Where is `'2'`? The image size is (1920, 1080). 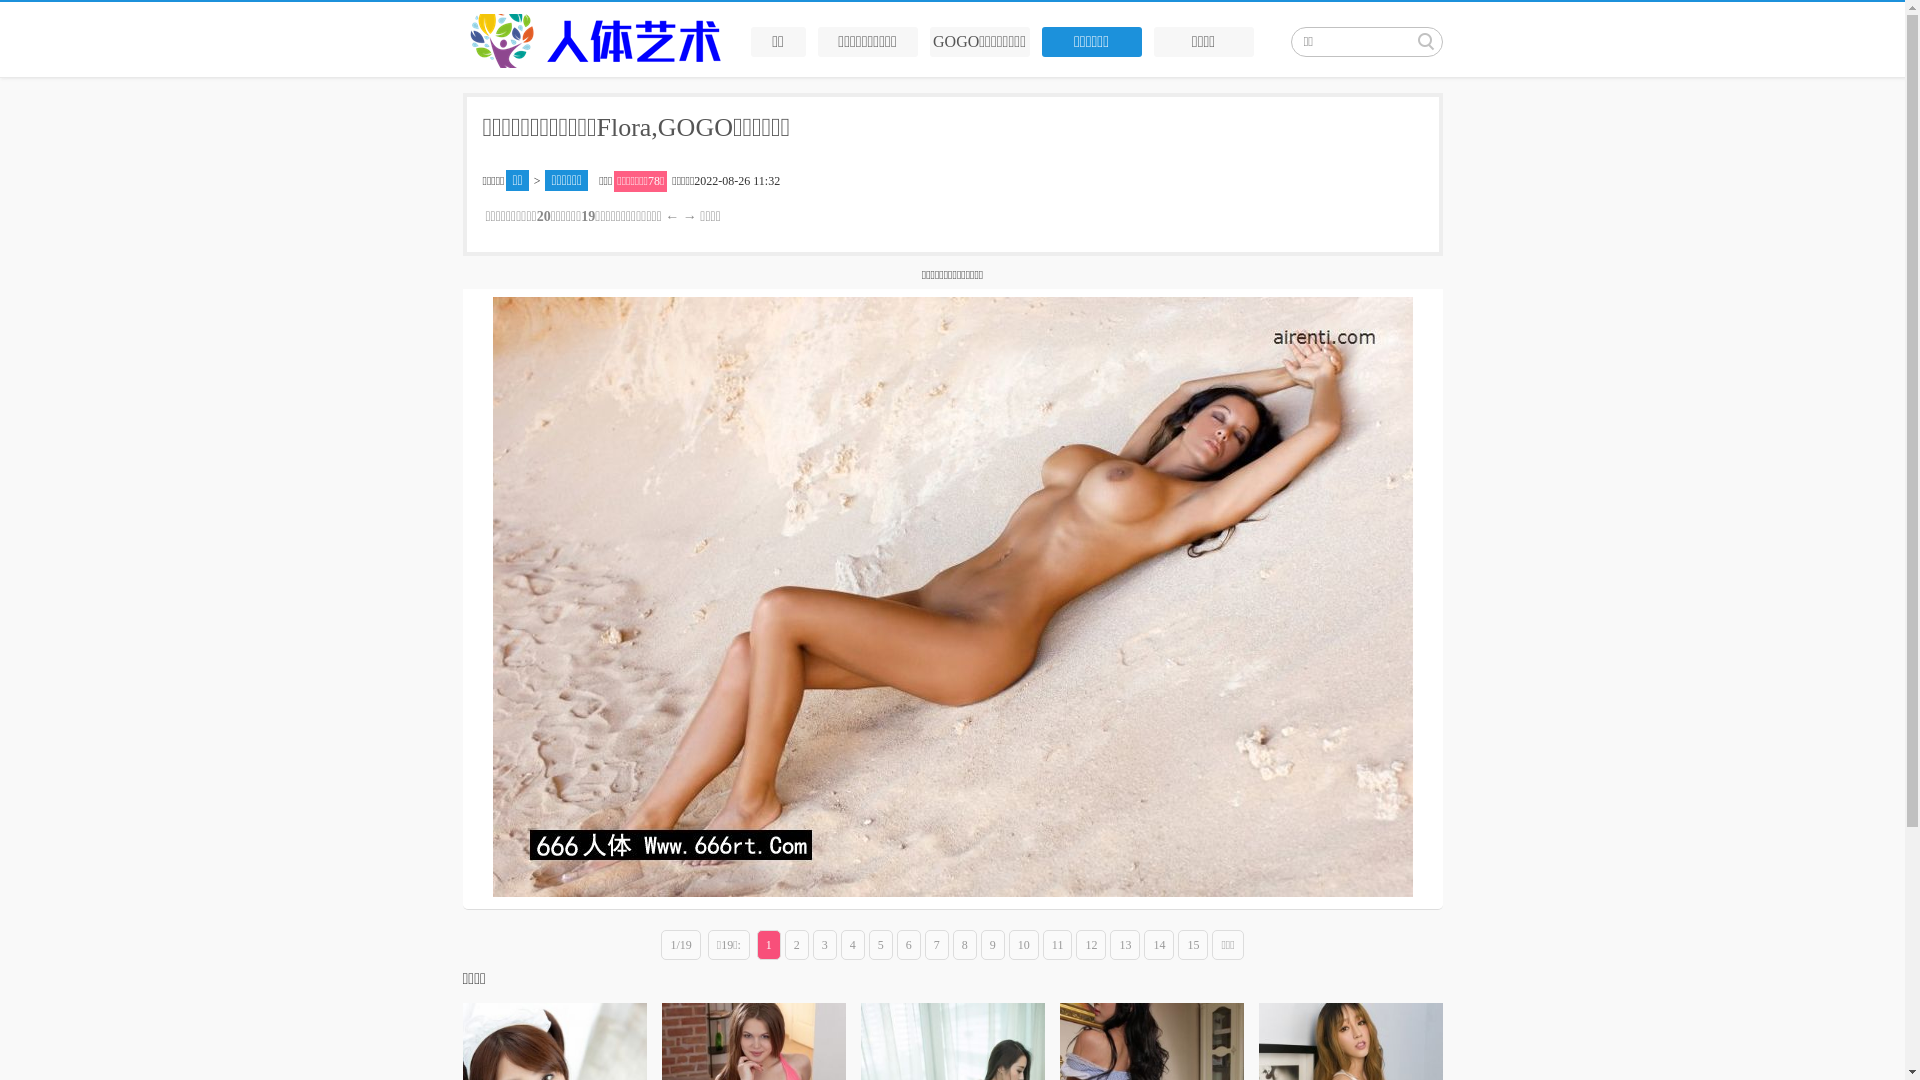 '2' is located at coordinates (784, 945).